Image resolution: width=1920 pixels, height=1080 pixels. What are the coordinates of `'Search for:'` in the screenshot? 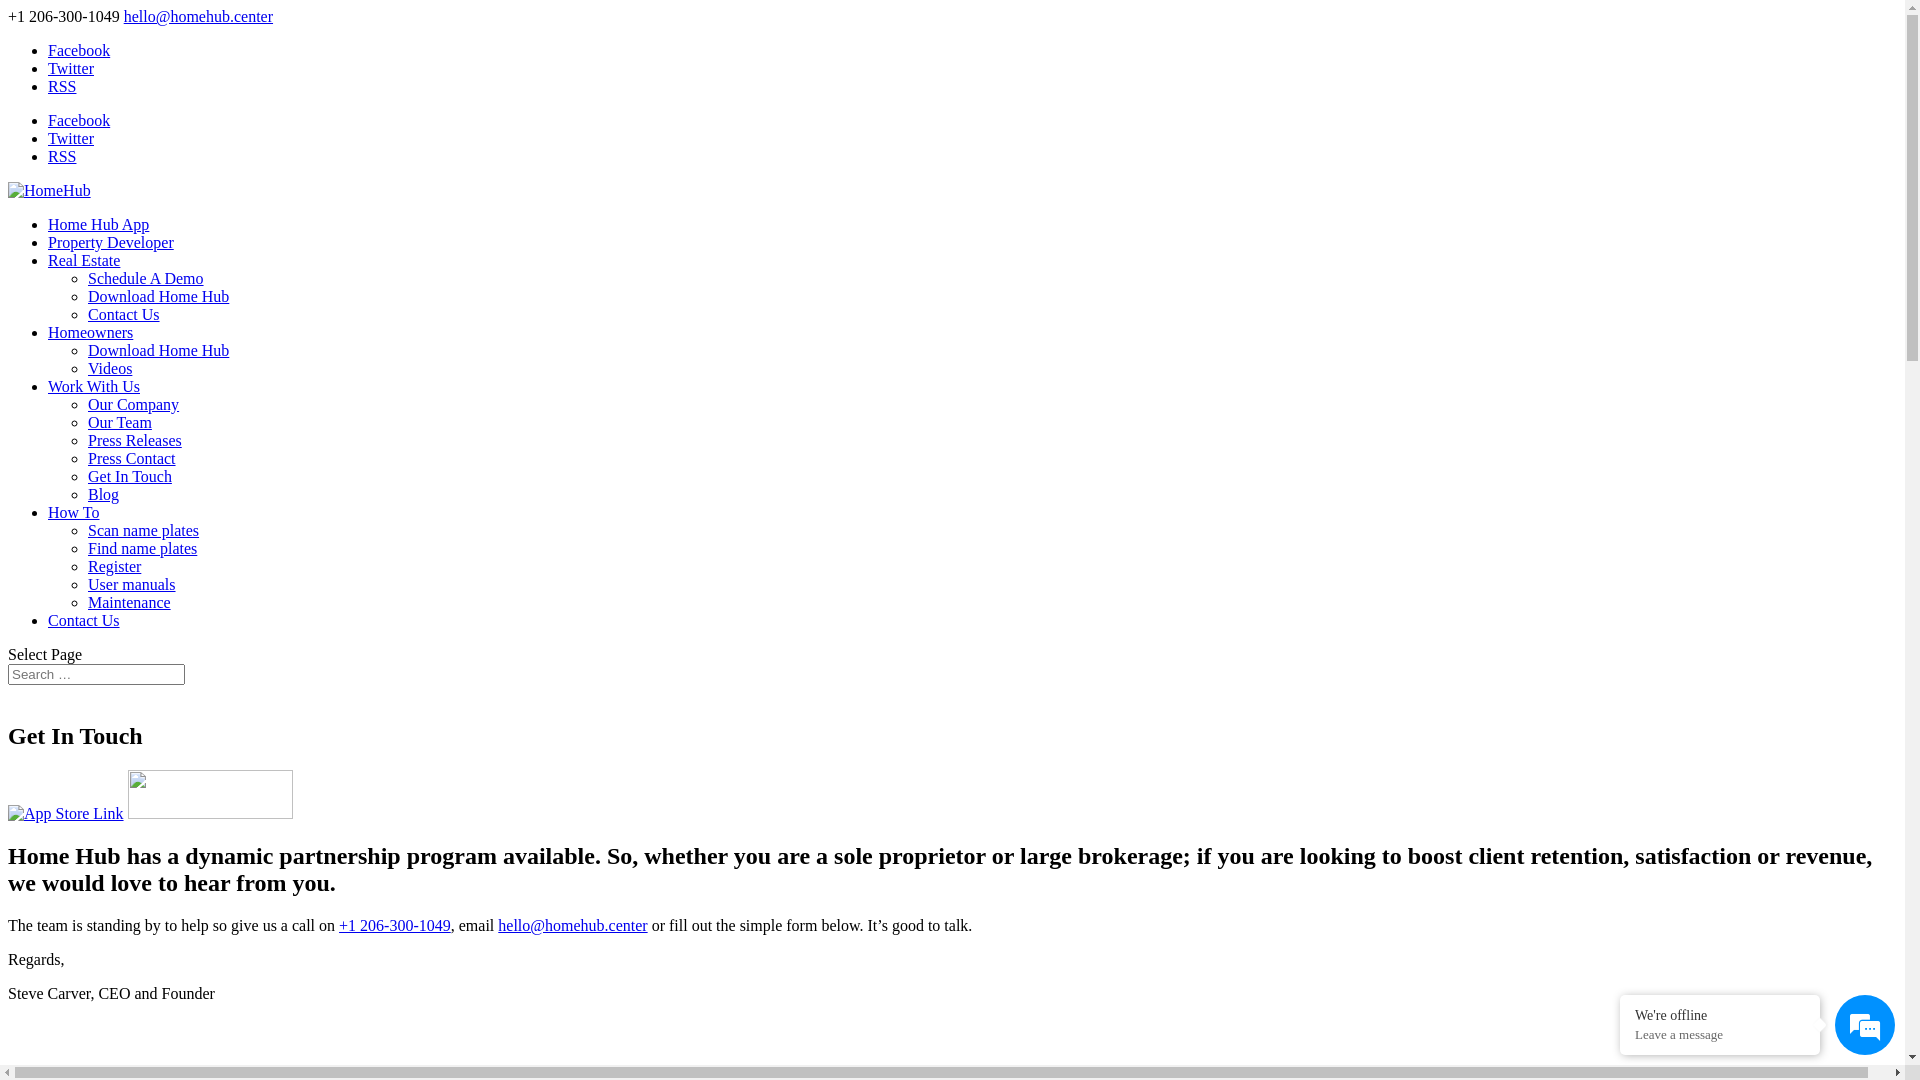 It's located at (95, 674).